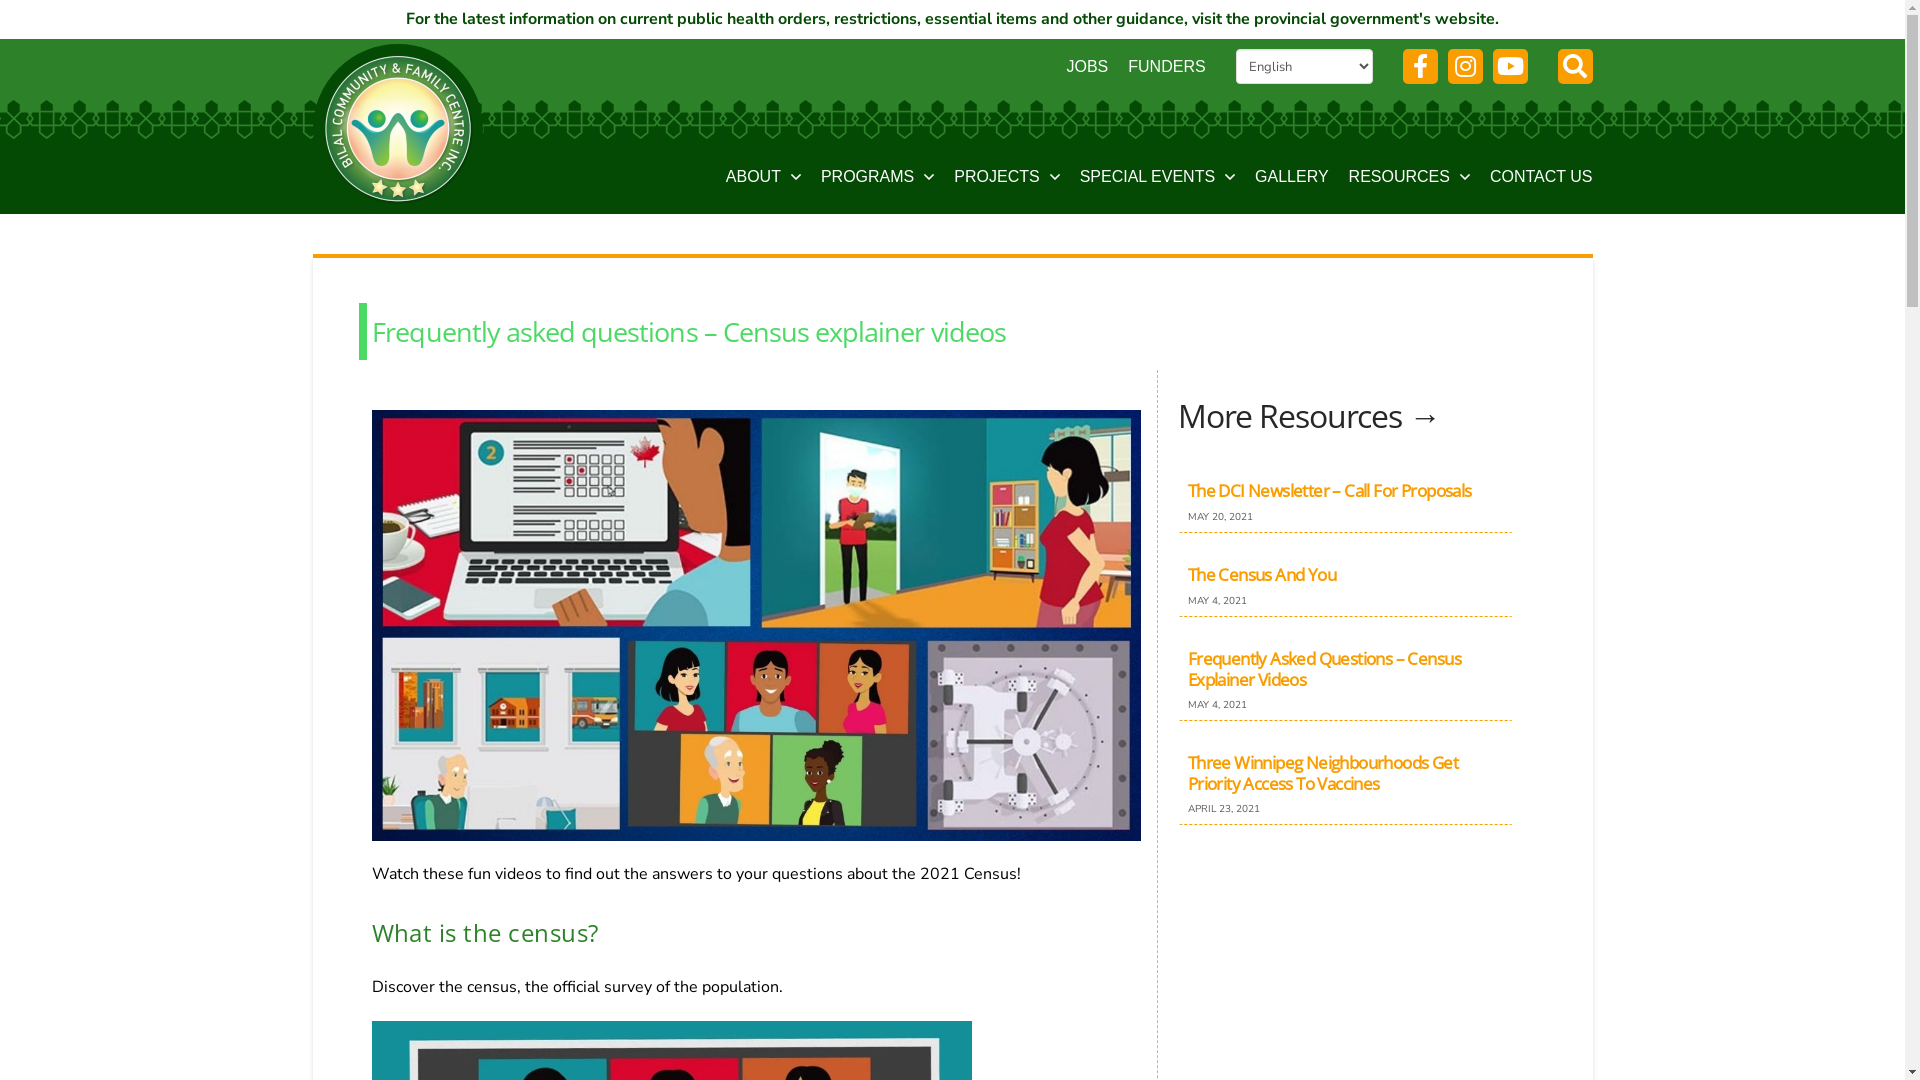 The image size is (1920, 1080). I want to click on 'SPECIAL EVENTS', so click(1157, 178).